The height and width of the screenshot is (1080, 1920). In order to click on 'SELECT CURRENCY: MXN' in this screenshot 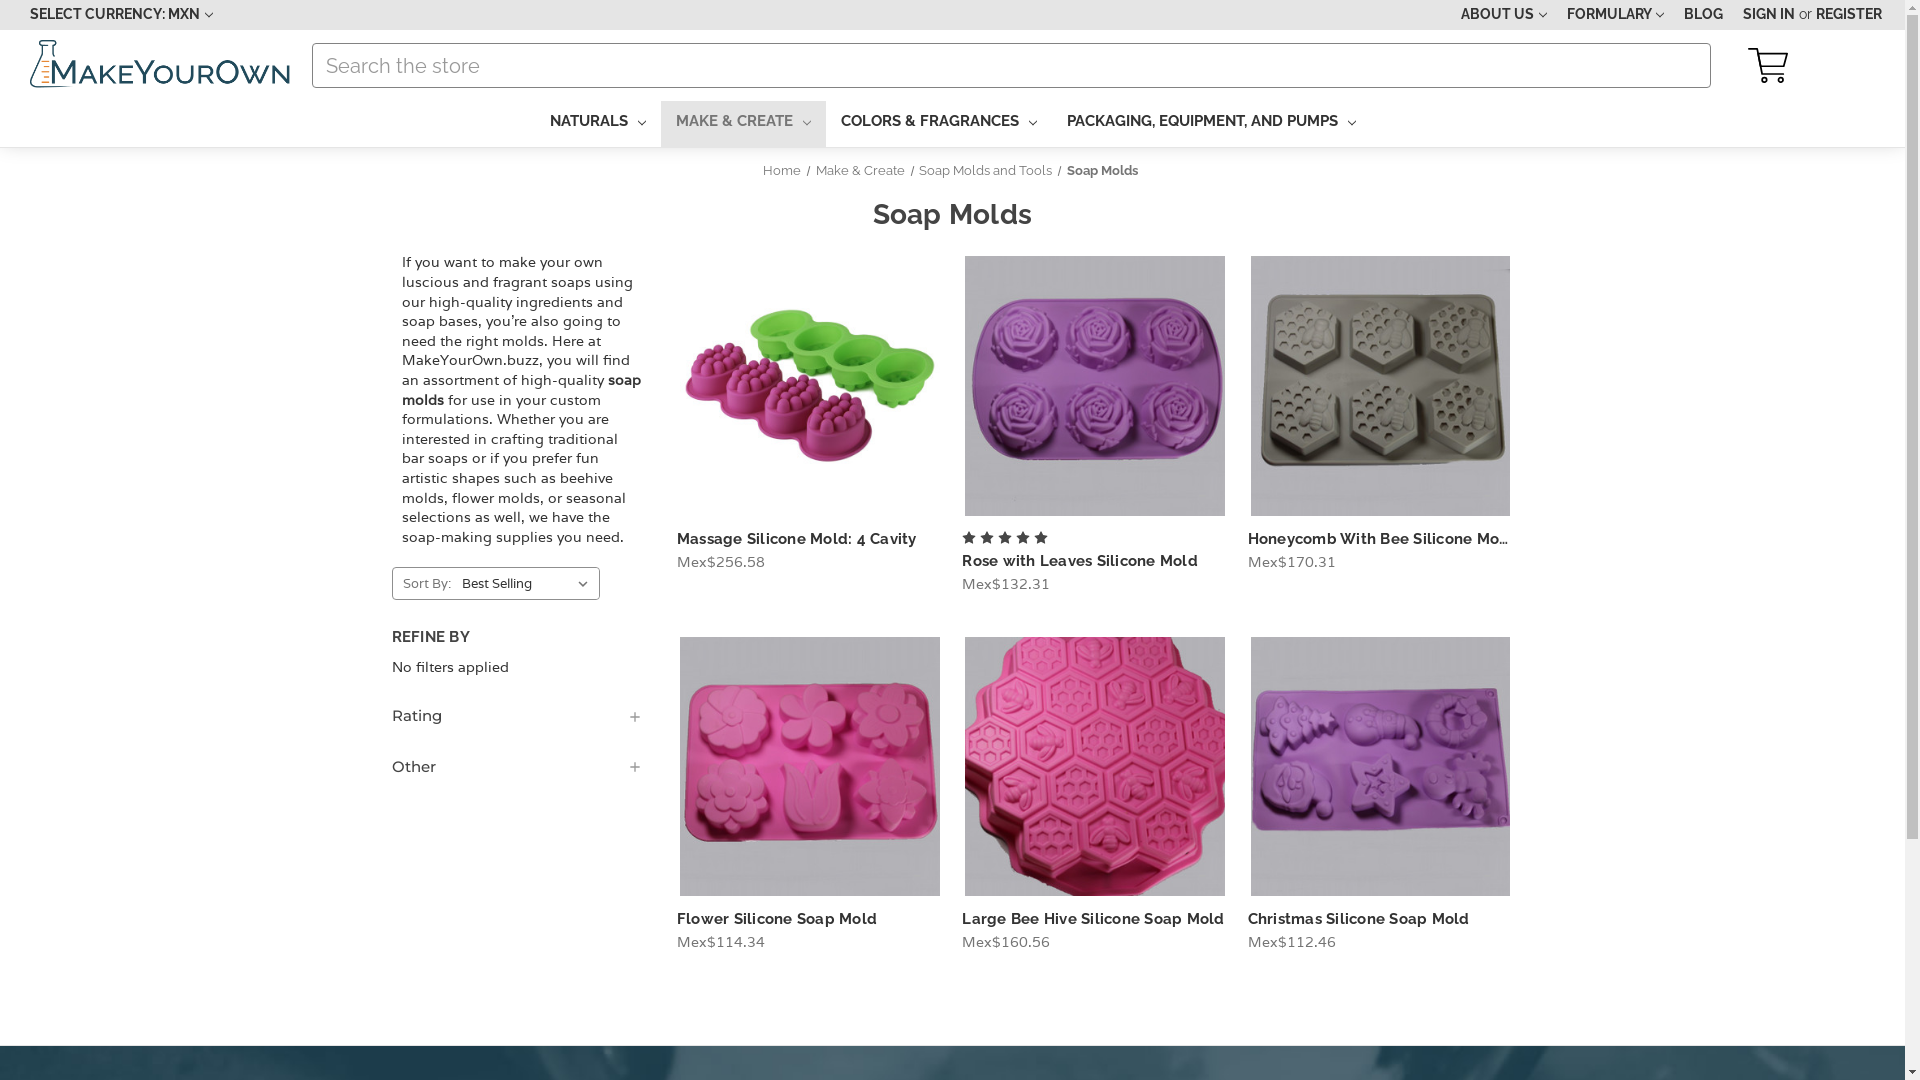, I will do `click(19, 15)`.